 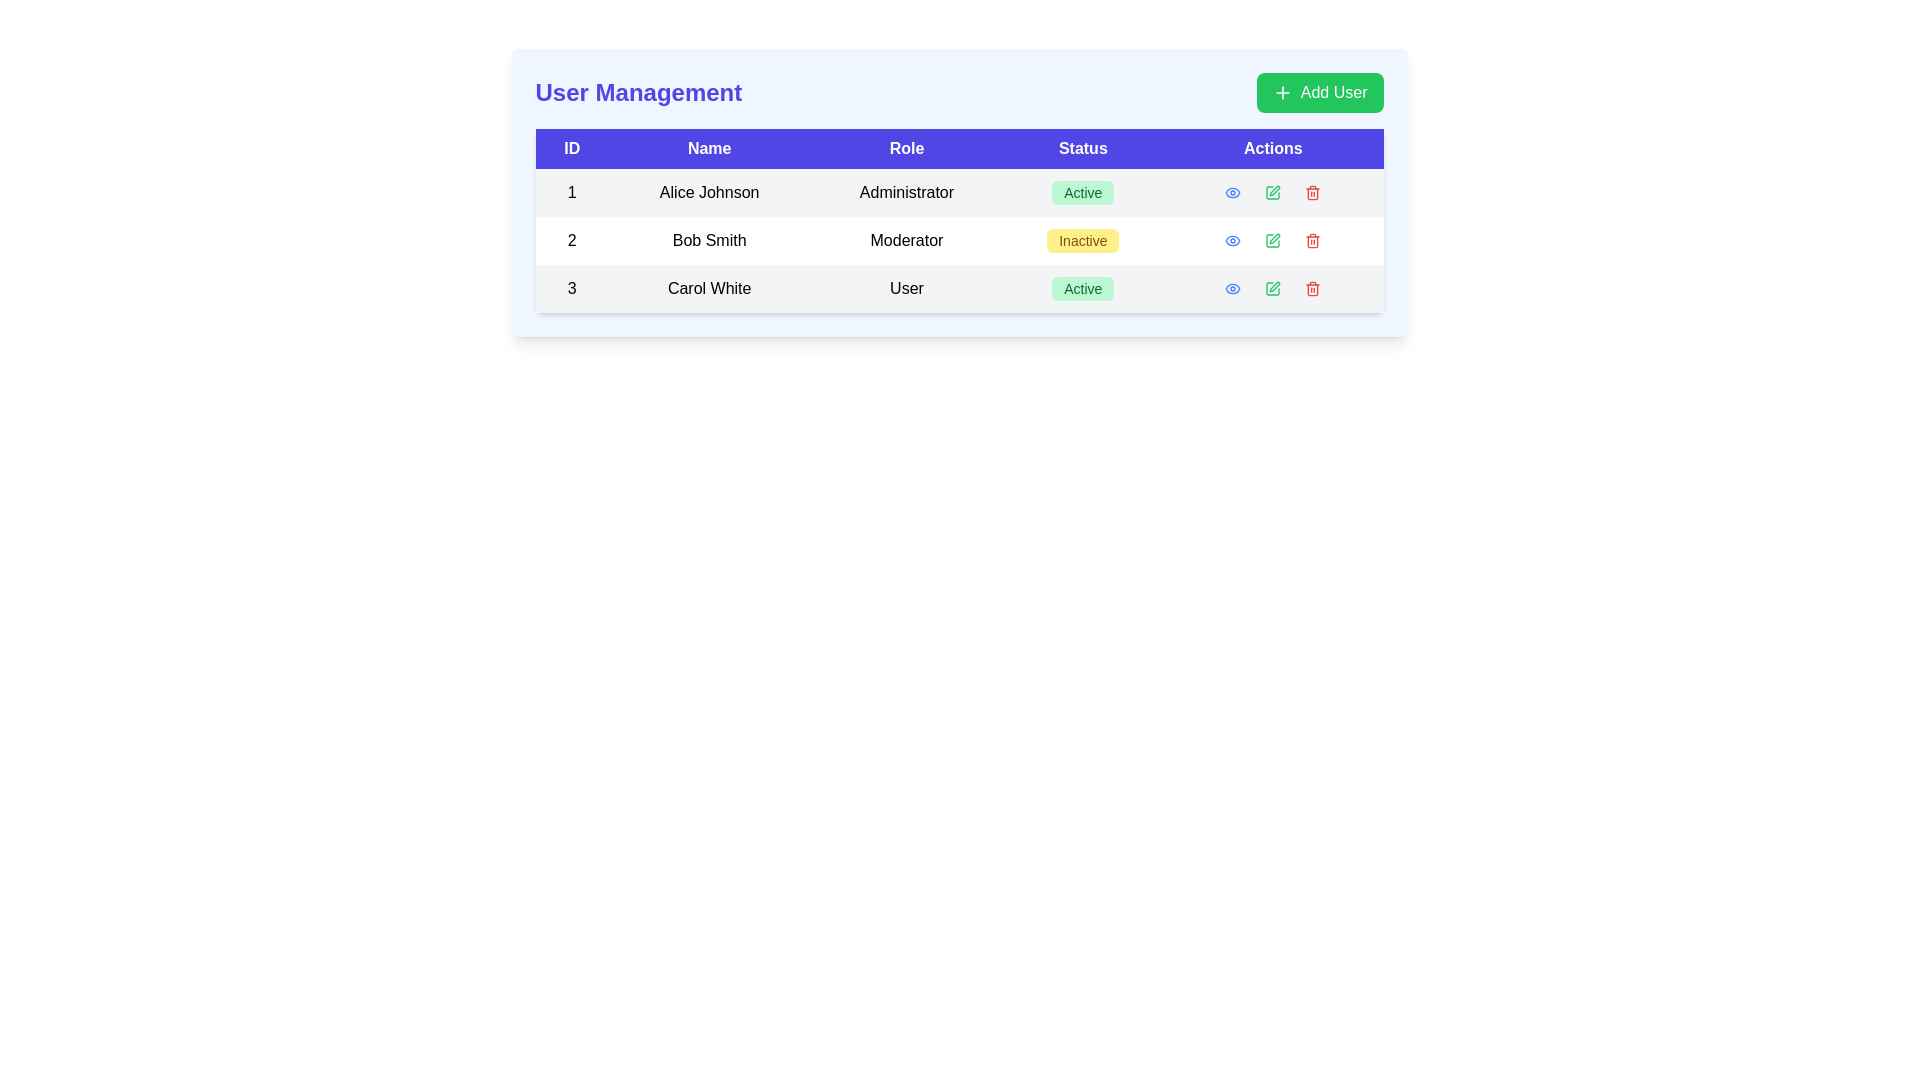 I want to click on the edit button in the 'Actions' column, located in the third row of the data table, so click(x=1271, y=289).